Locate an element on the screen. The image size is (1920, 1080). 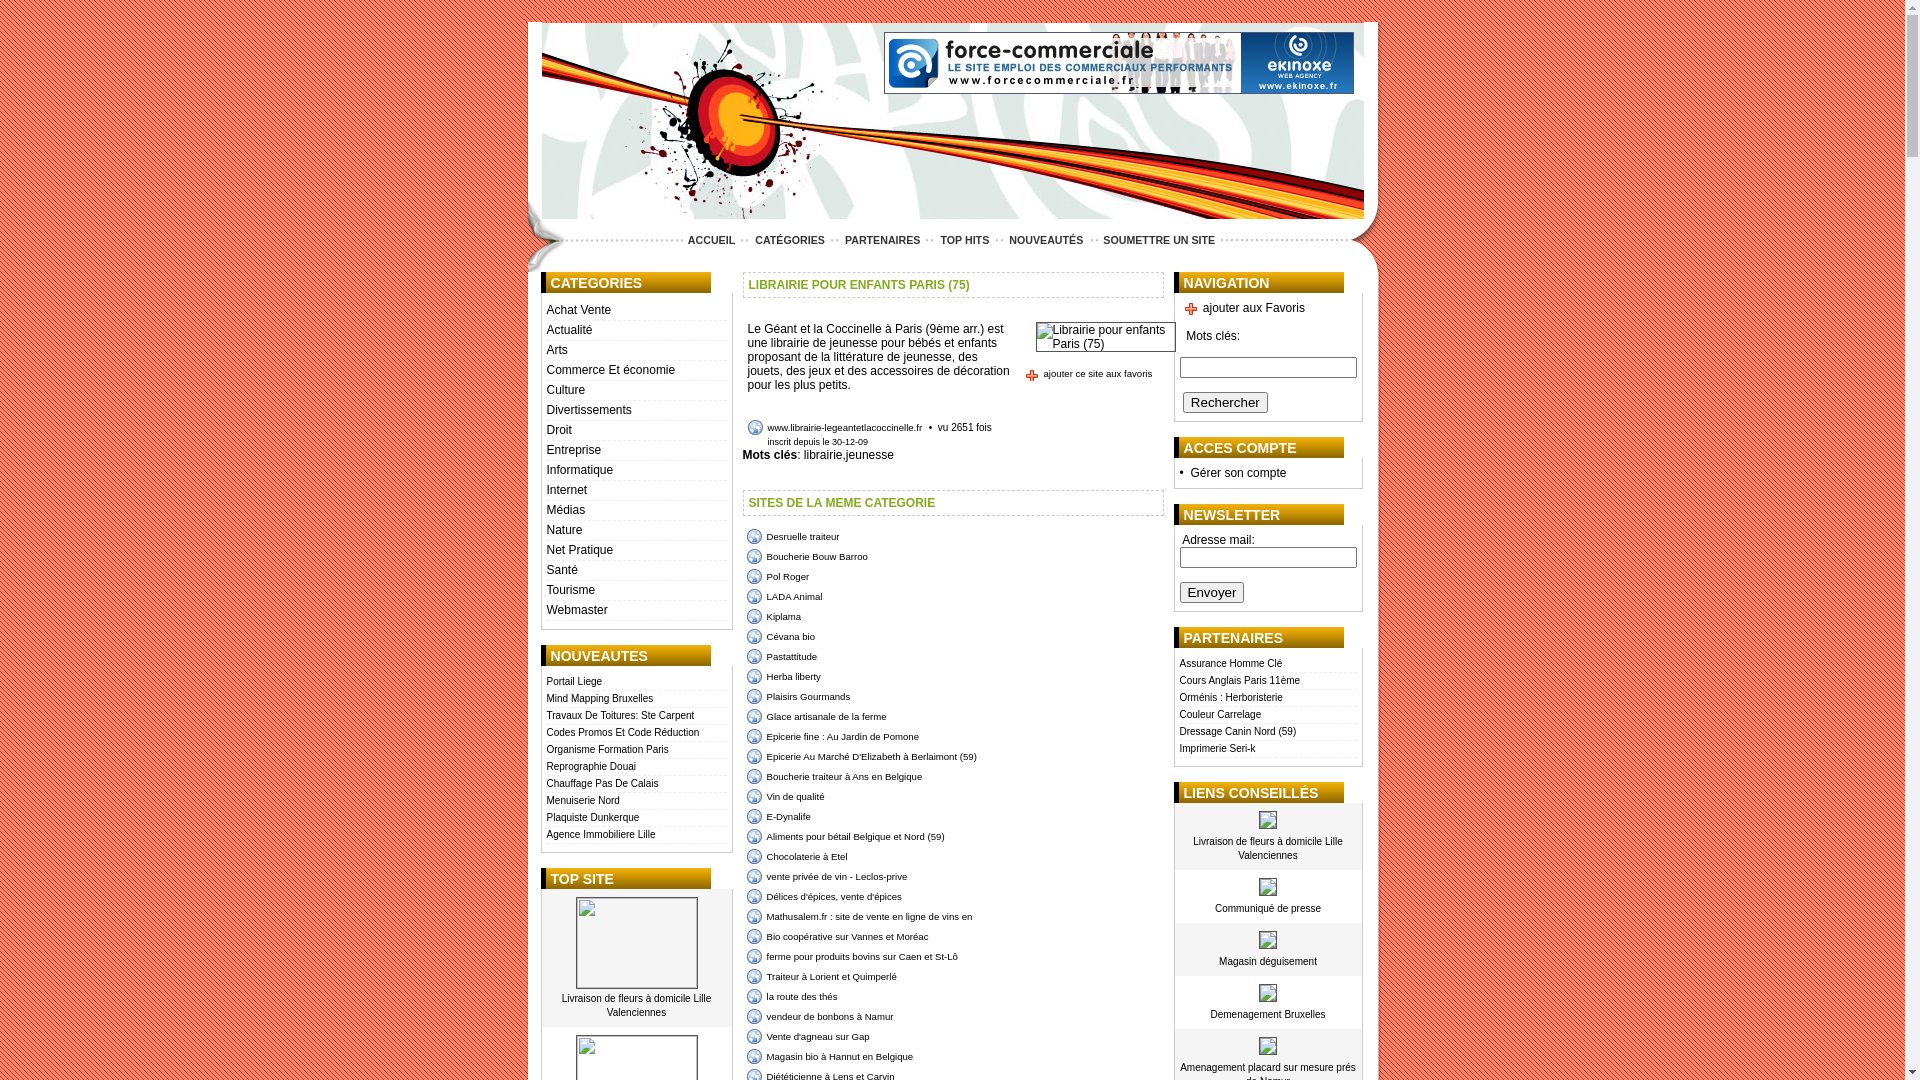
'Net Pratique' is located at coordinates (634, 551).